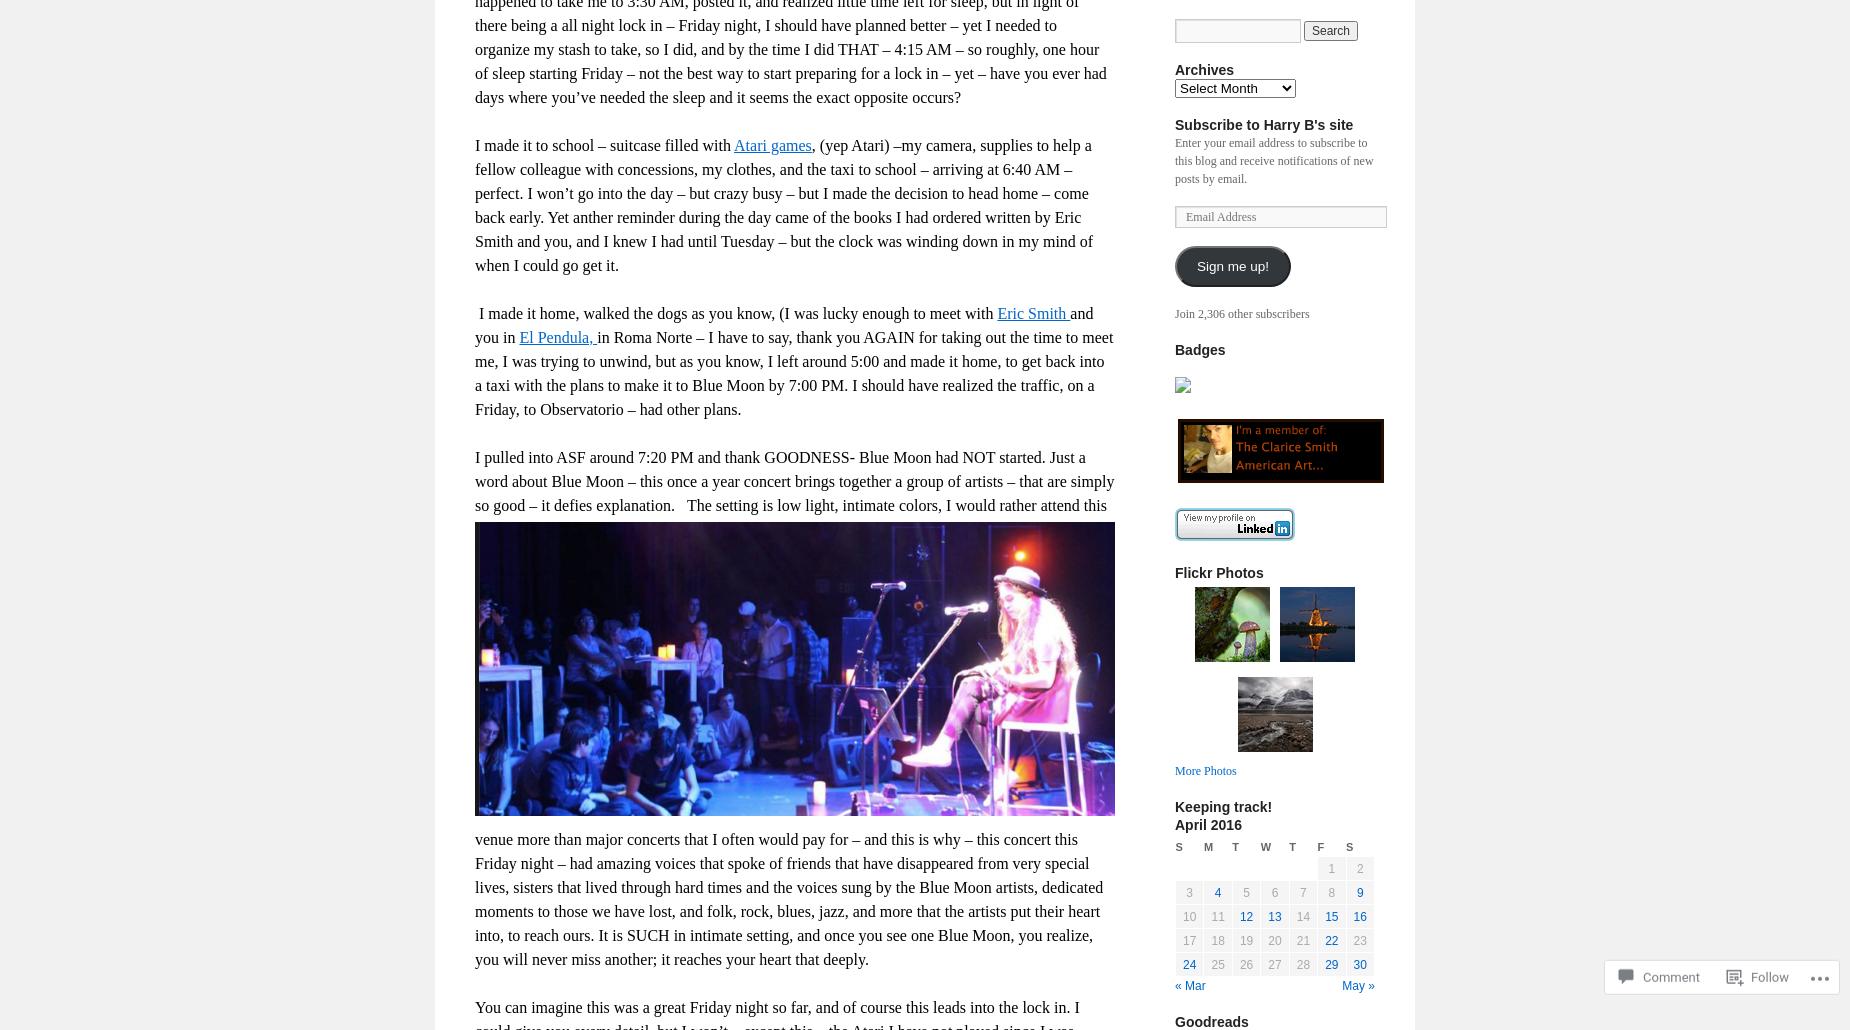 The width and height of the screenshot is (1850, 1030). I want to click on 'M', so click(1207, 845).